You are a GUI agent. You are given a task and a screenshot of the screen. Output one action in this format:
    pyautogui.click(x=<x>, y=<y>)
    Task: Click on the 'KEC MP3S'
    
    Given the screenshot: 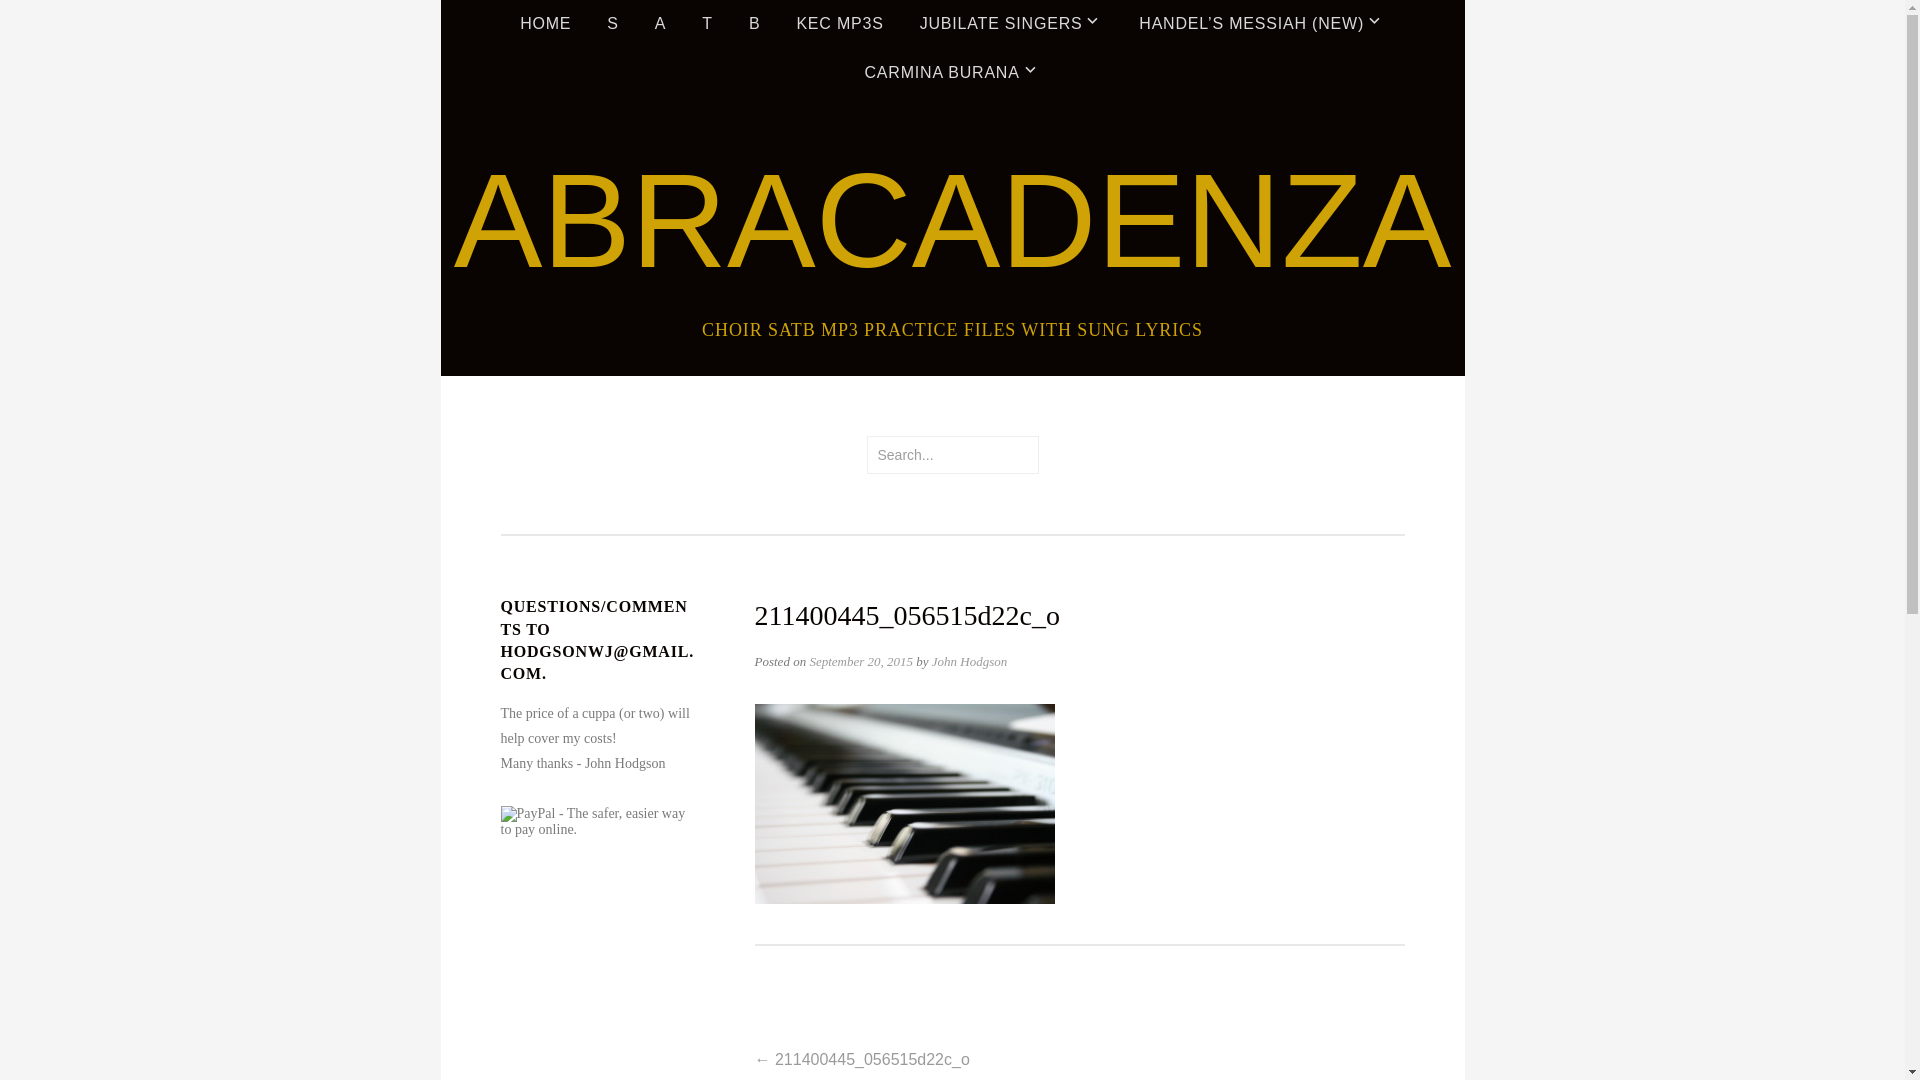 What is the action you would take?
    pyautogui.click(x=778, y=24)
    